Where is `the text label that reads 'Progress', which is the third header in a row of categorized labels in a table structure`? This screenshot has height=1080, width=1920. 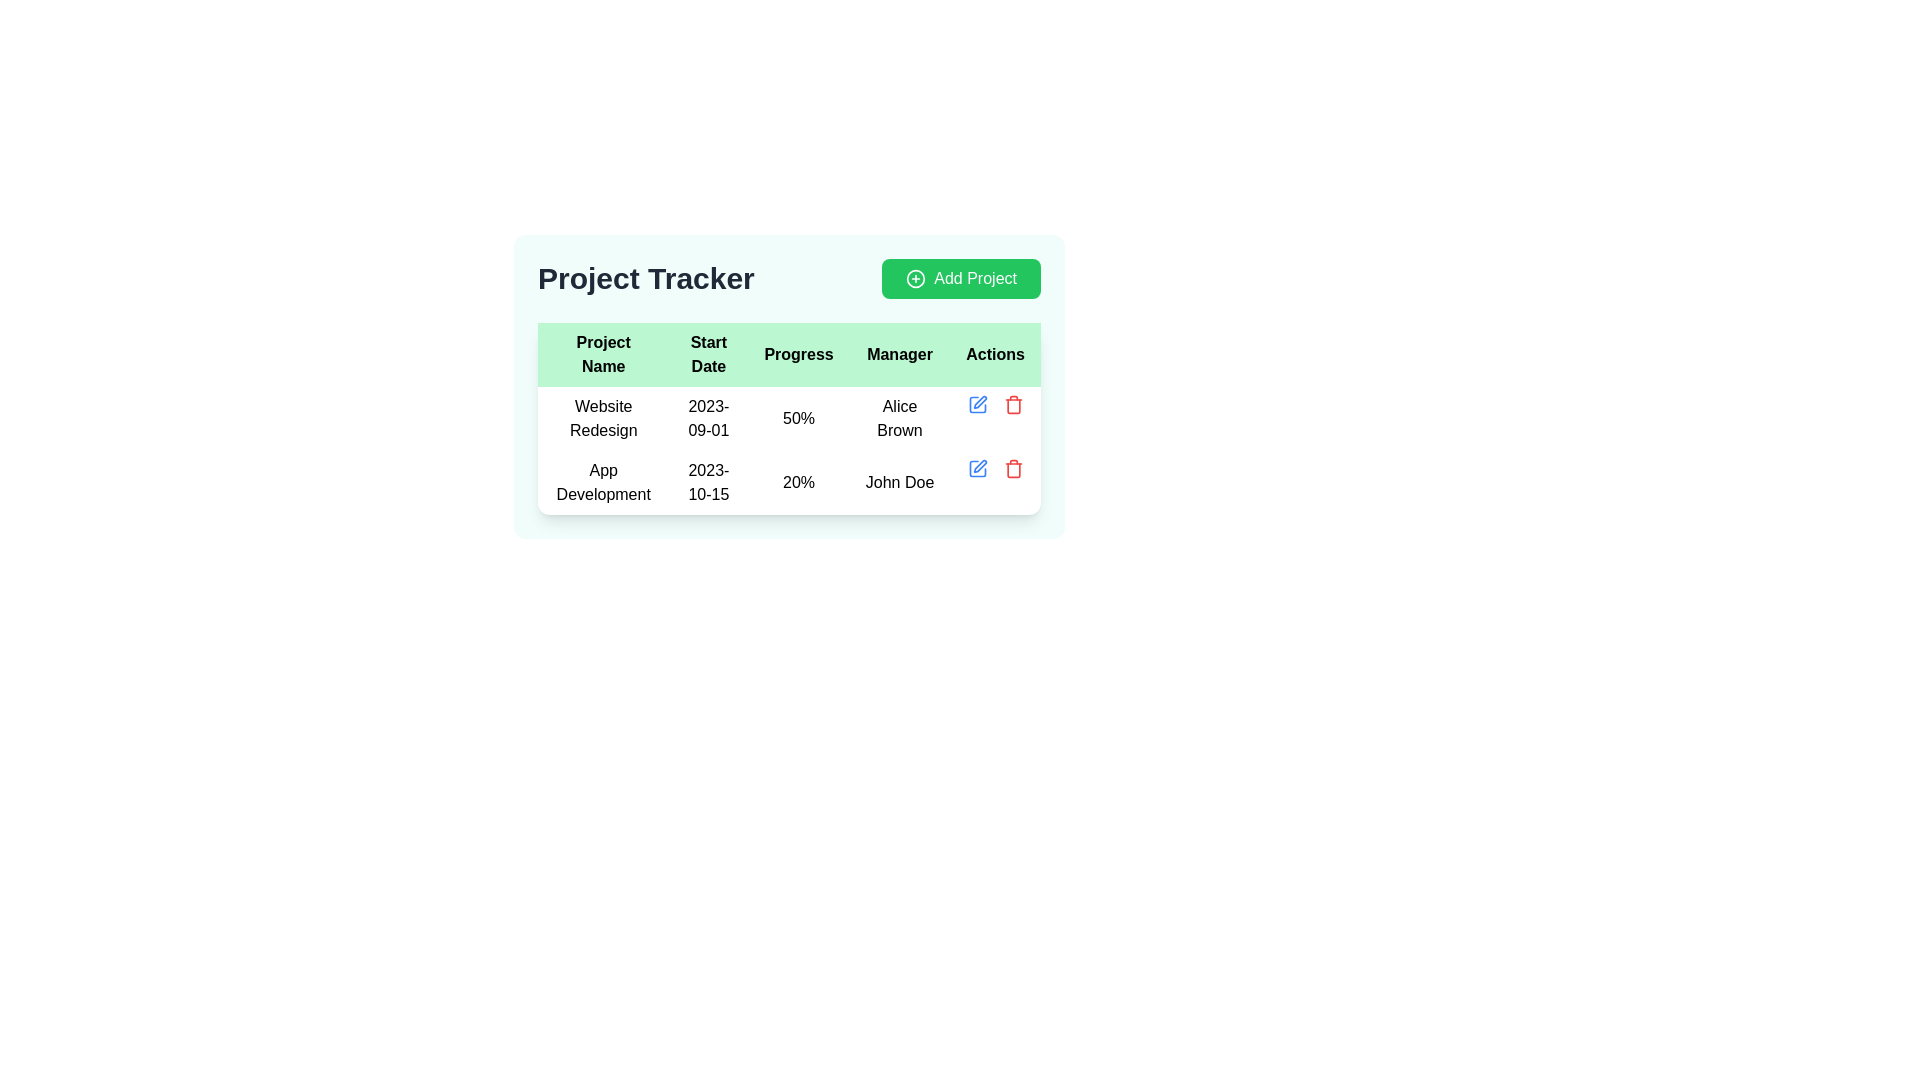 the text label that reads 'Progress', which is the third header in a row of categorized labels in a table structure is located at coordinates (798, 353).